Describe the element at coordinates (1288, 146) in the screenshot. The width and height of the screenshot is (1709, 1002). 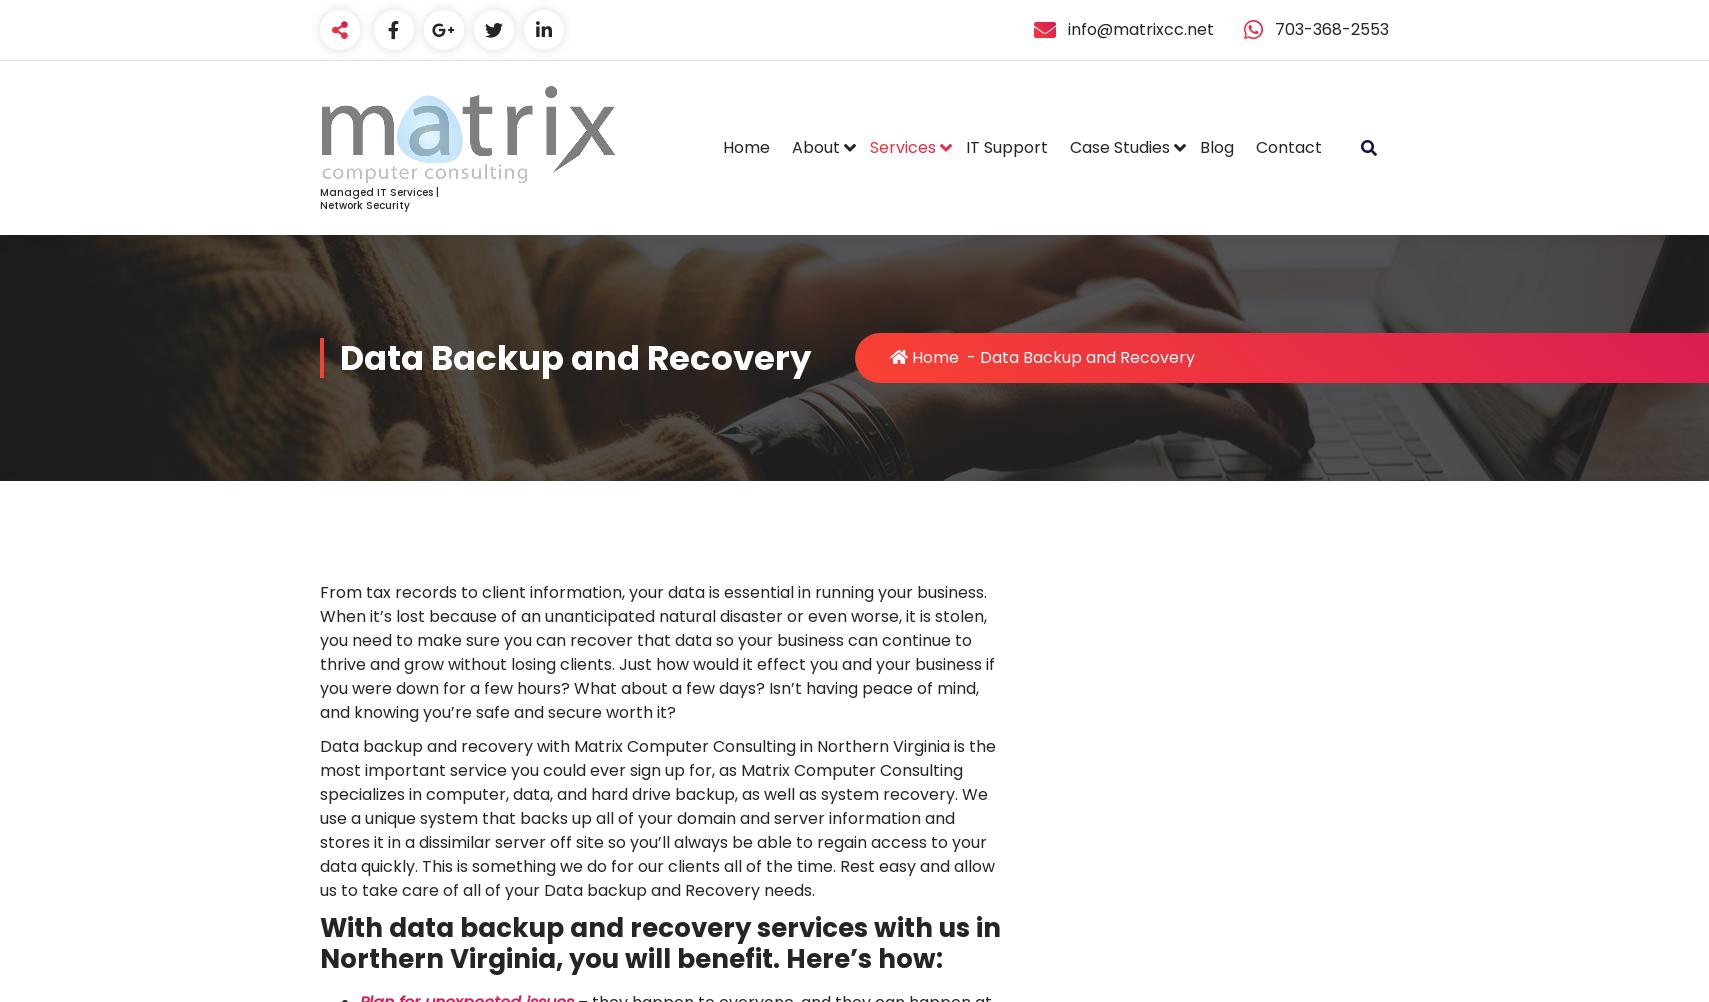
I see `'Contact'` at that location.